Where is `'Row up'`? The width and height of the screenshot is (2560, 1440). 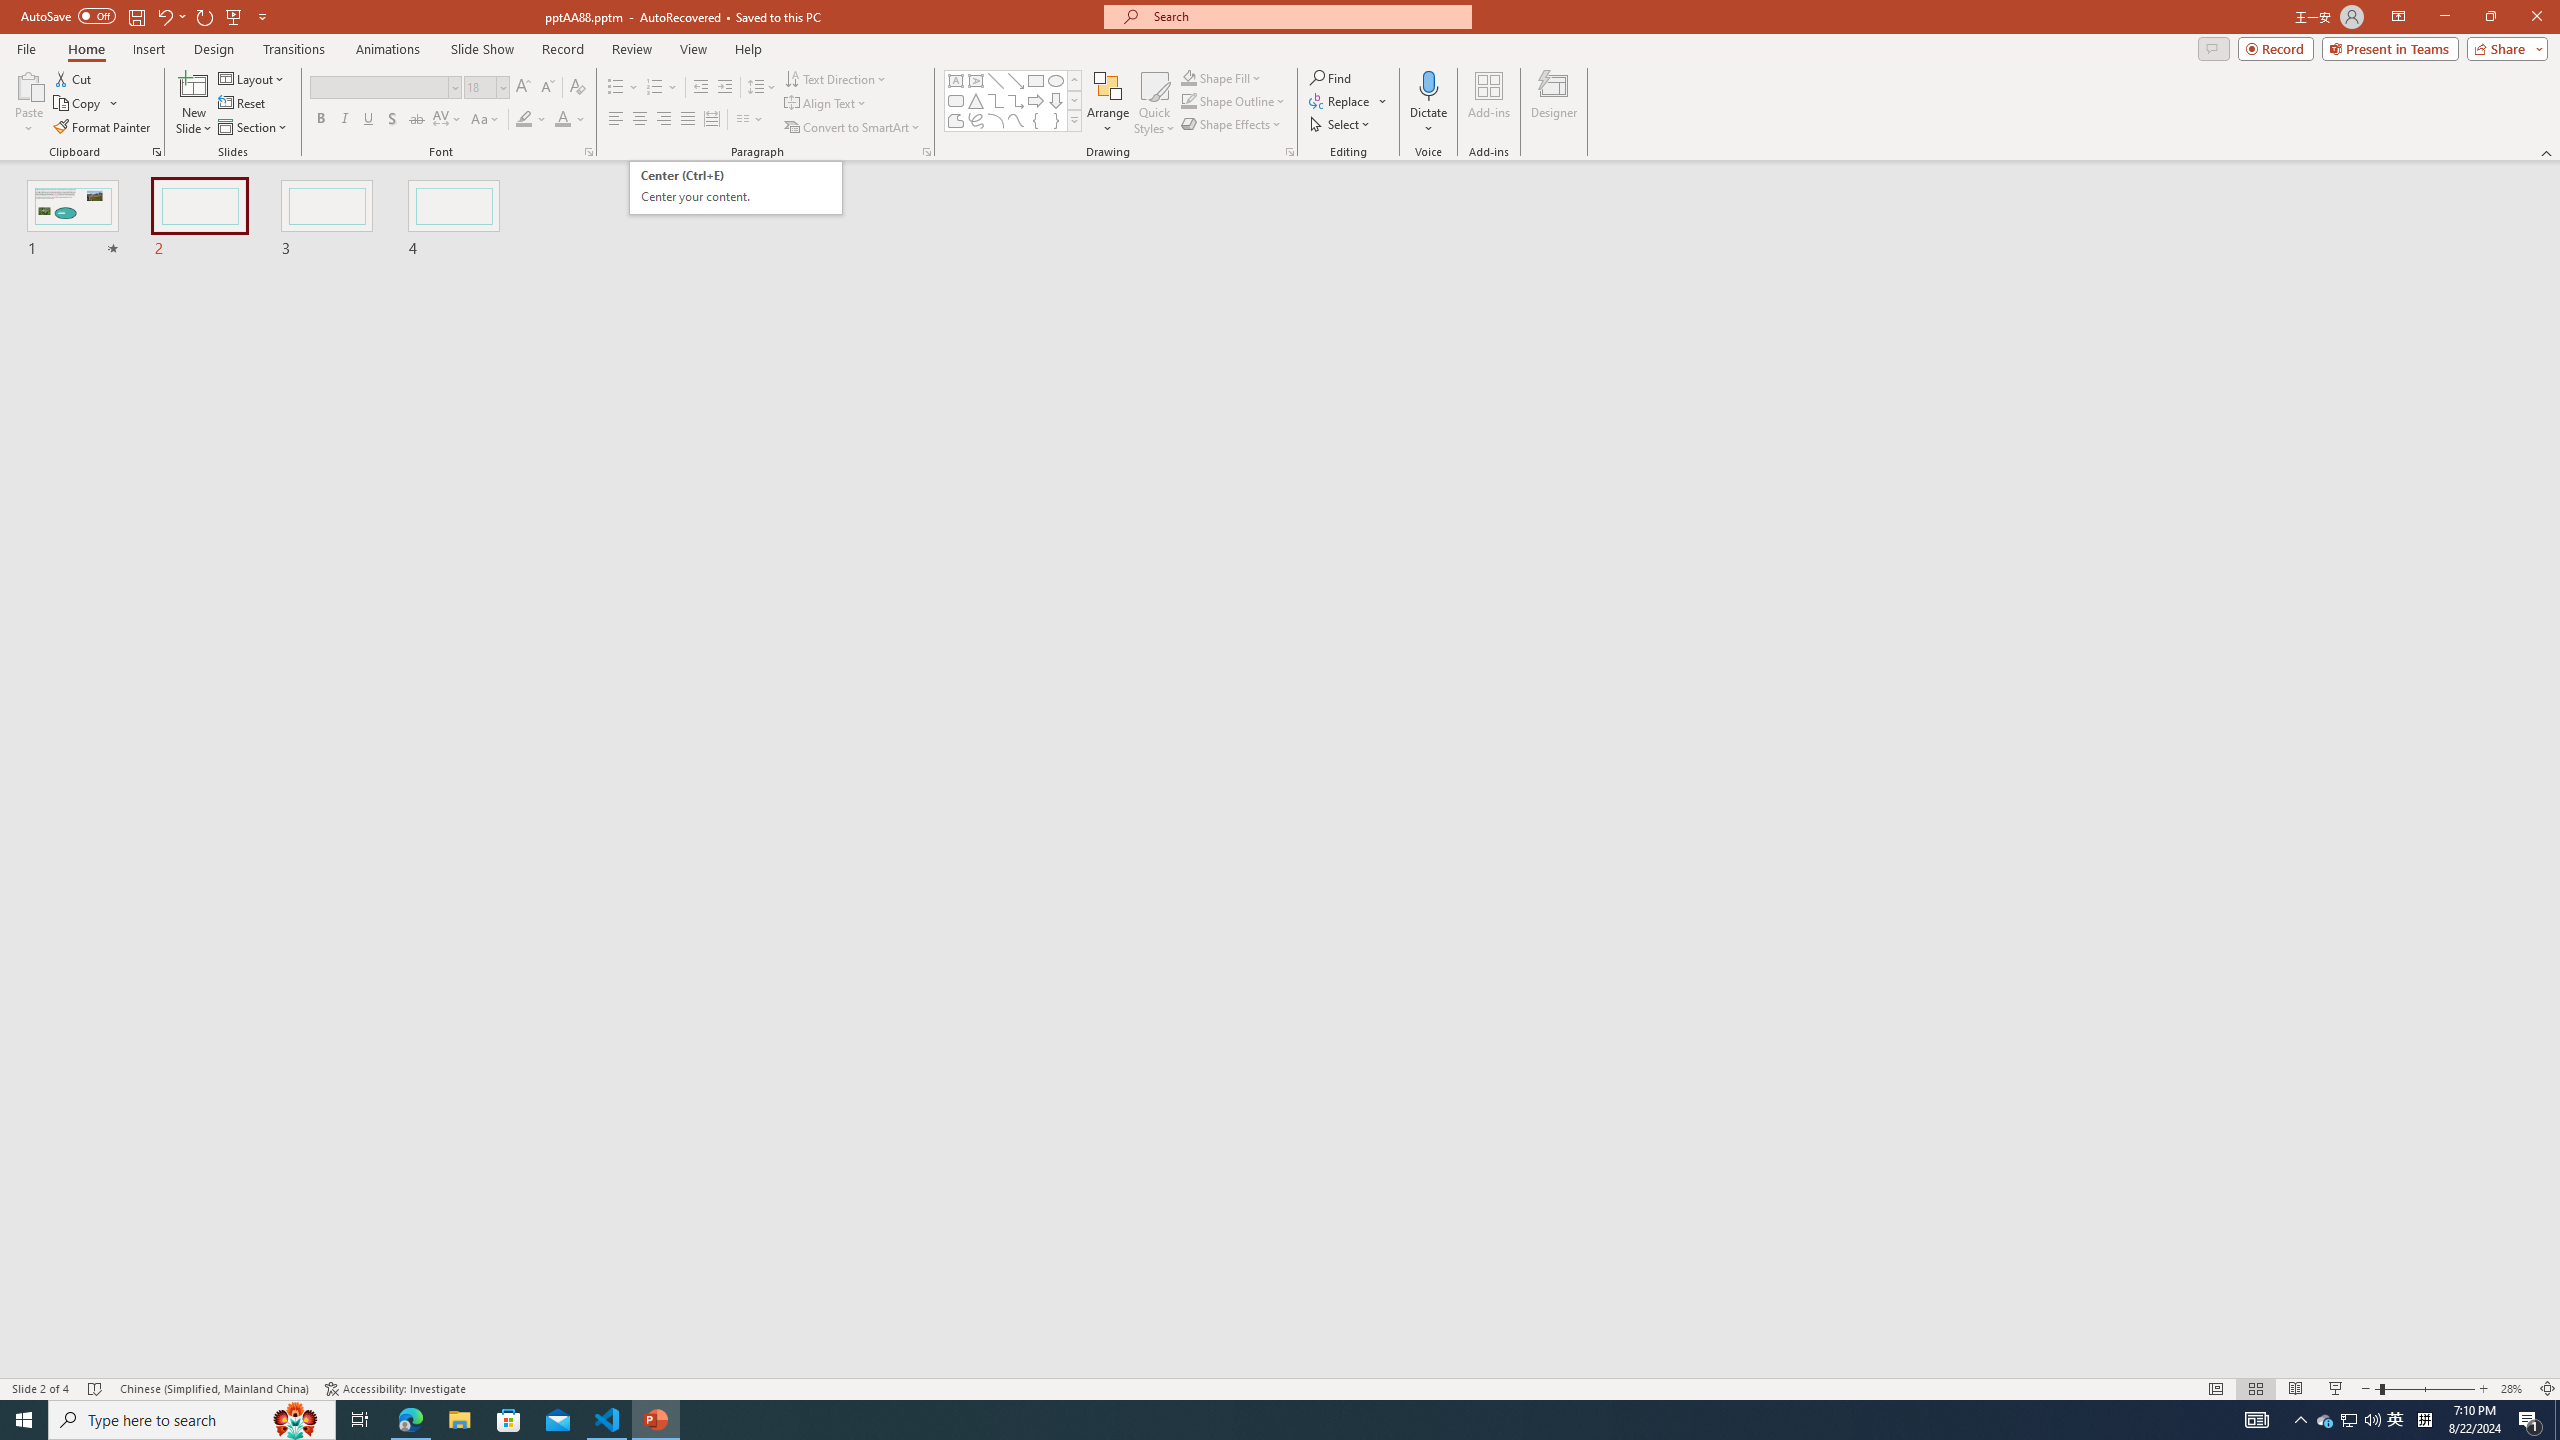
'Row up' is located at coordinates (955, 80).